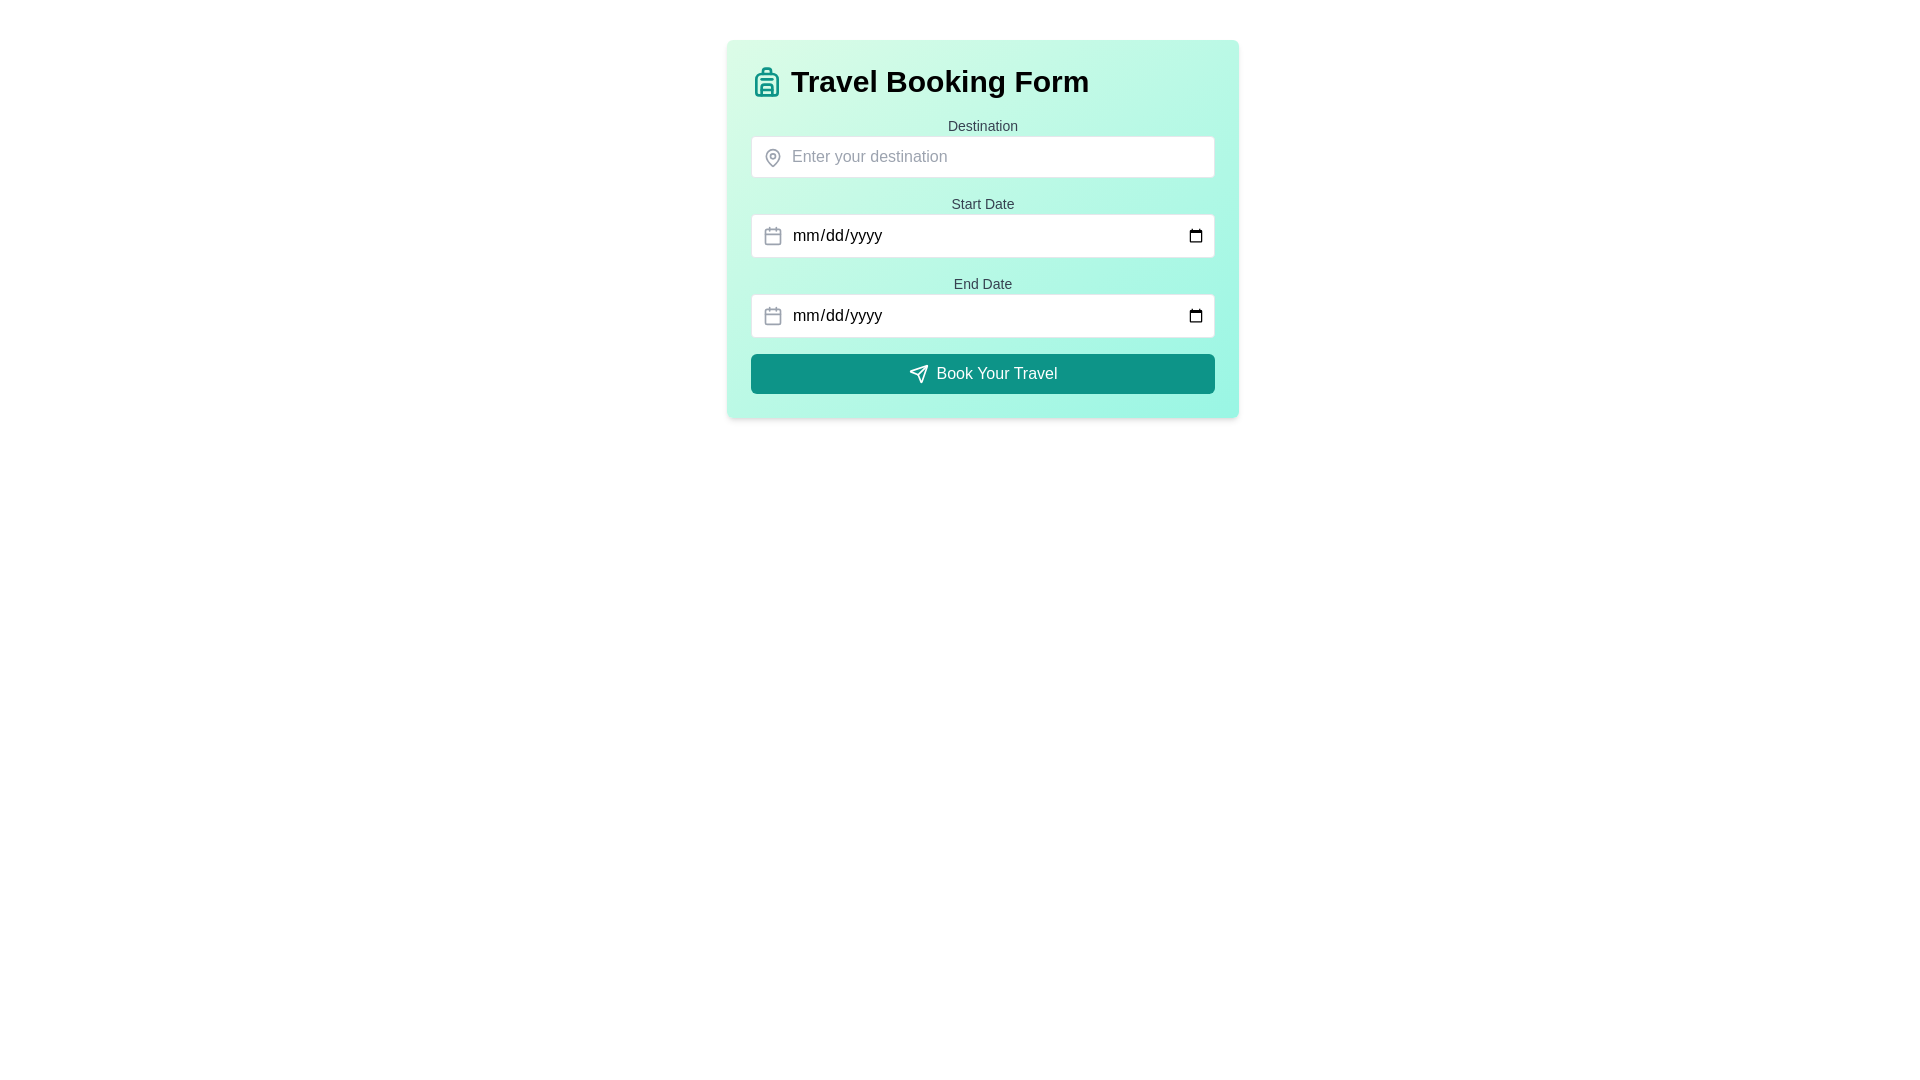 This screenshot has width=1920, height=1080. Describe the element at coordinates (983, 305) in the screenshot. I see `the Date Input Field used for inputting the end date for the booking` at that location.